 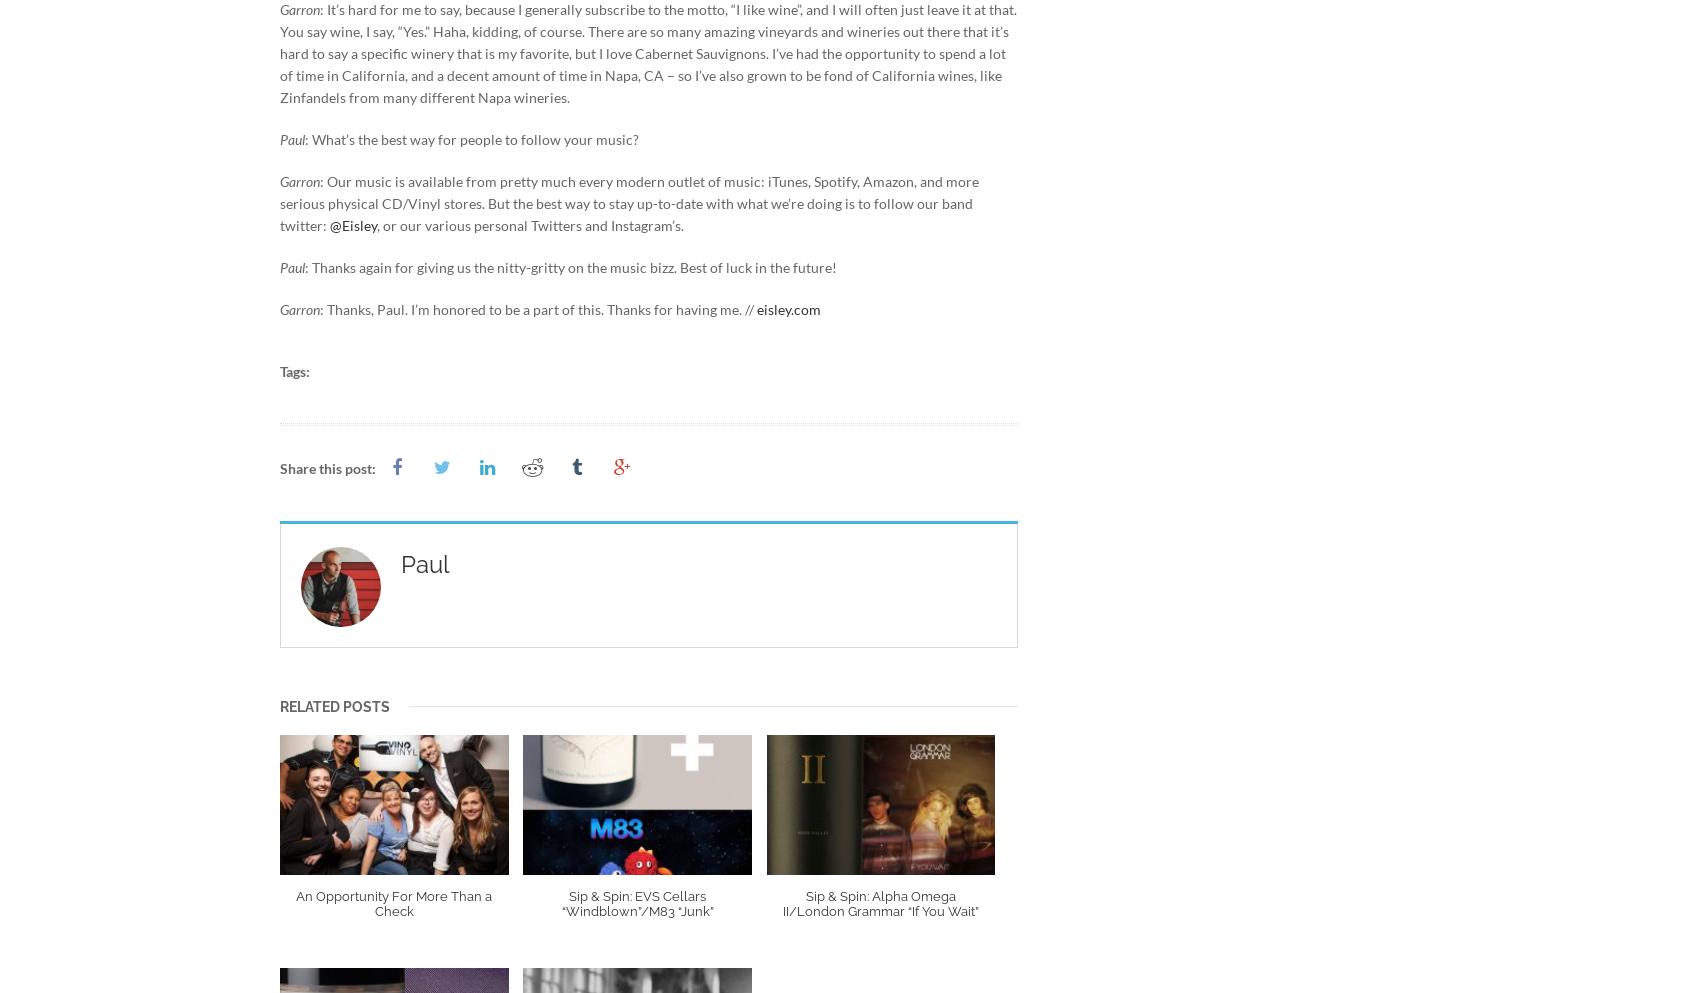 I want to click on ': Thanks, Paul. I’m honored to be a part of this. Thanks for having me. //', so click(x=537, y=307).